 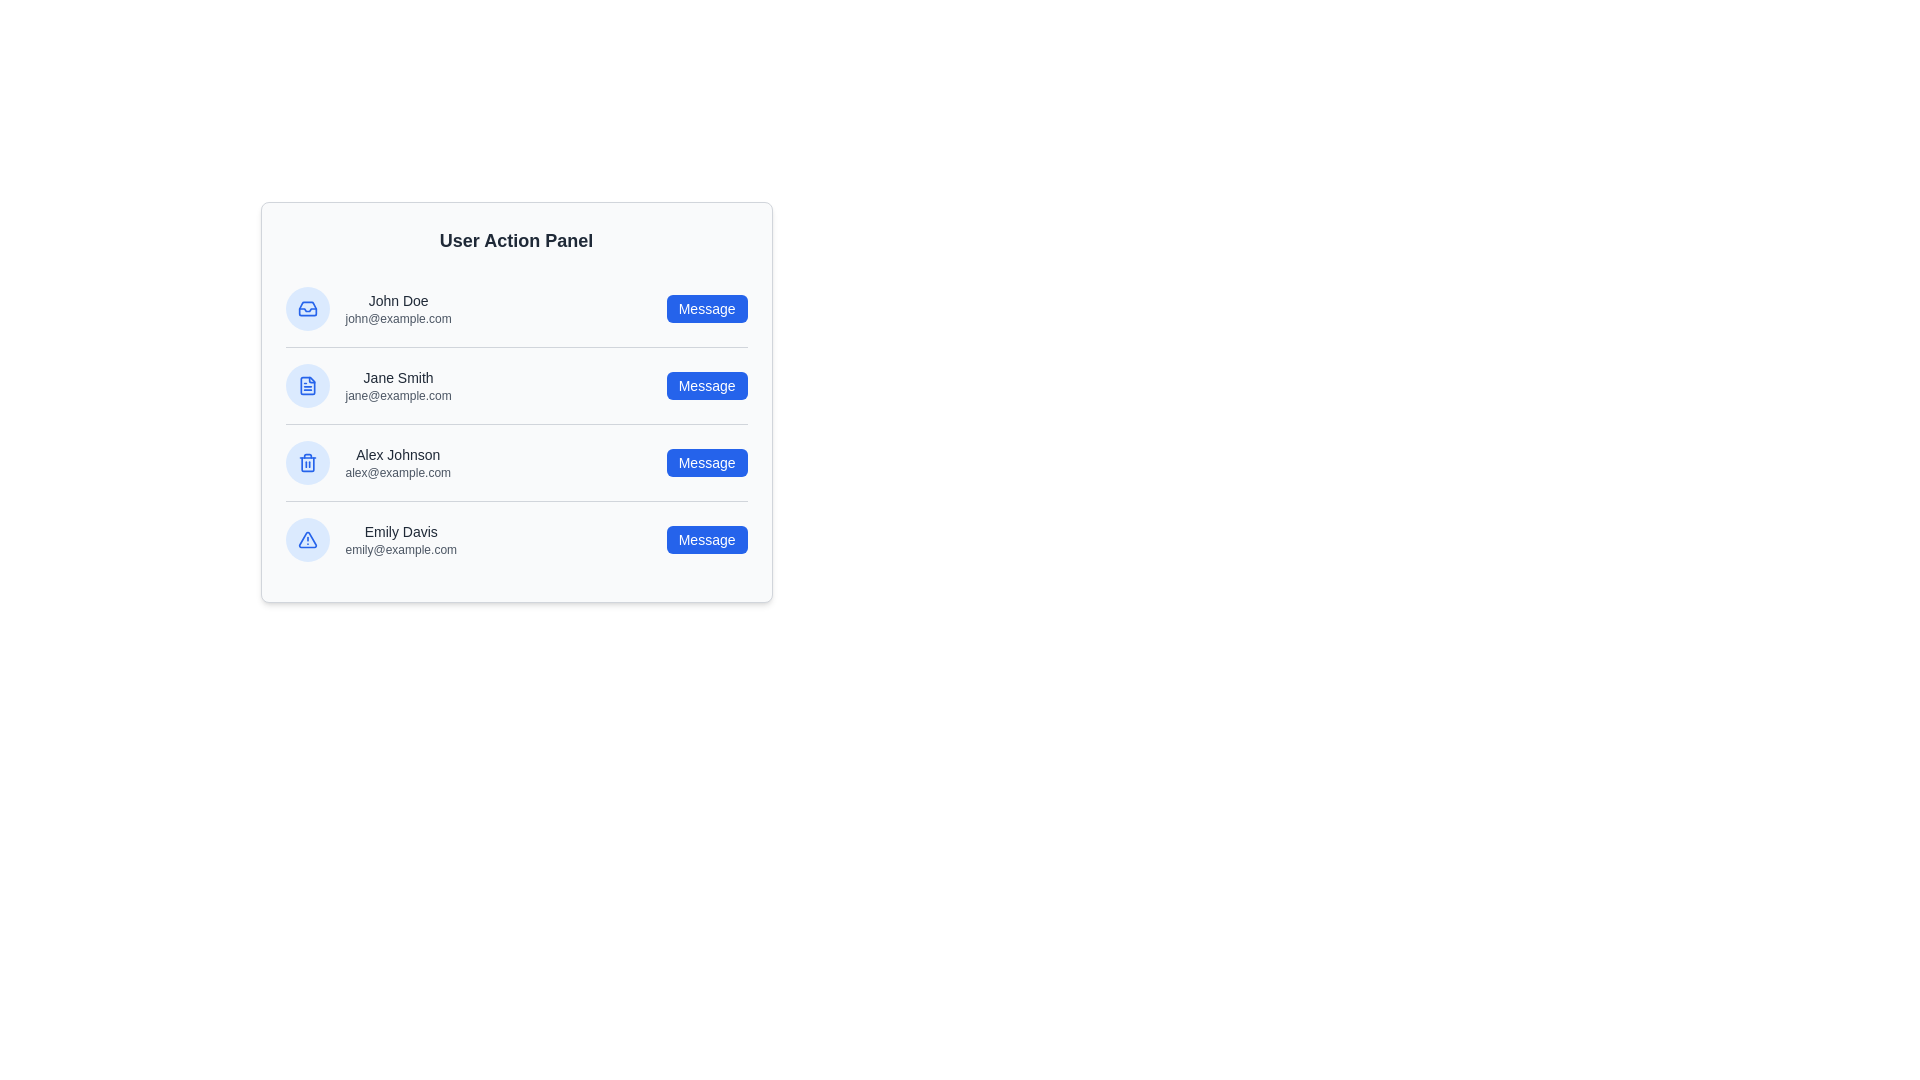 What do you see at coordinates (707, 540) in the screenshot?
I see `'Message' button for the user identified by Emily Davis` at bounding box center [707, 540].